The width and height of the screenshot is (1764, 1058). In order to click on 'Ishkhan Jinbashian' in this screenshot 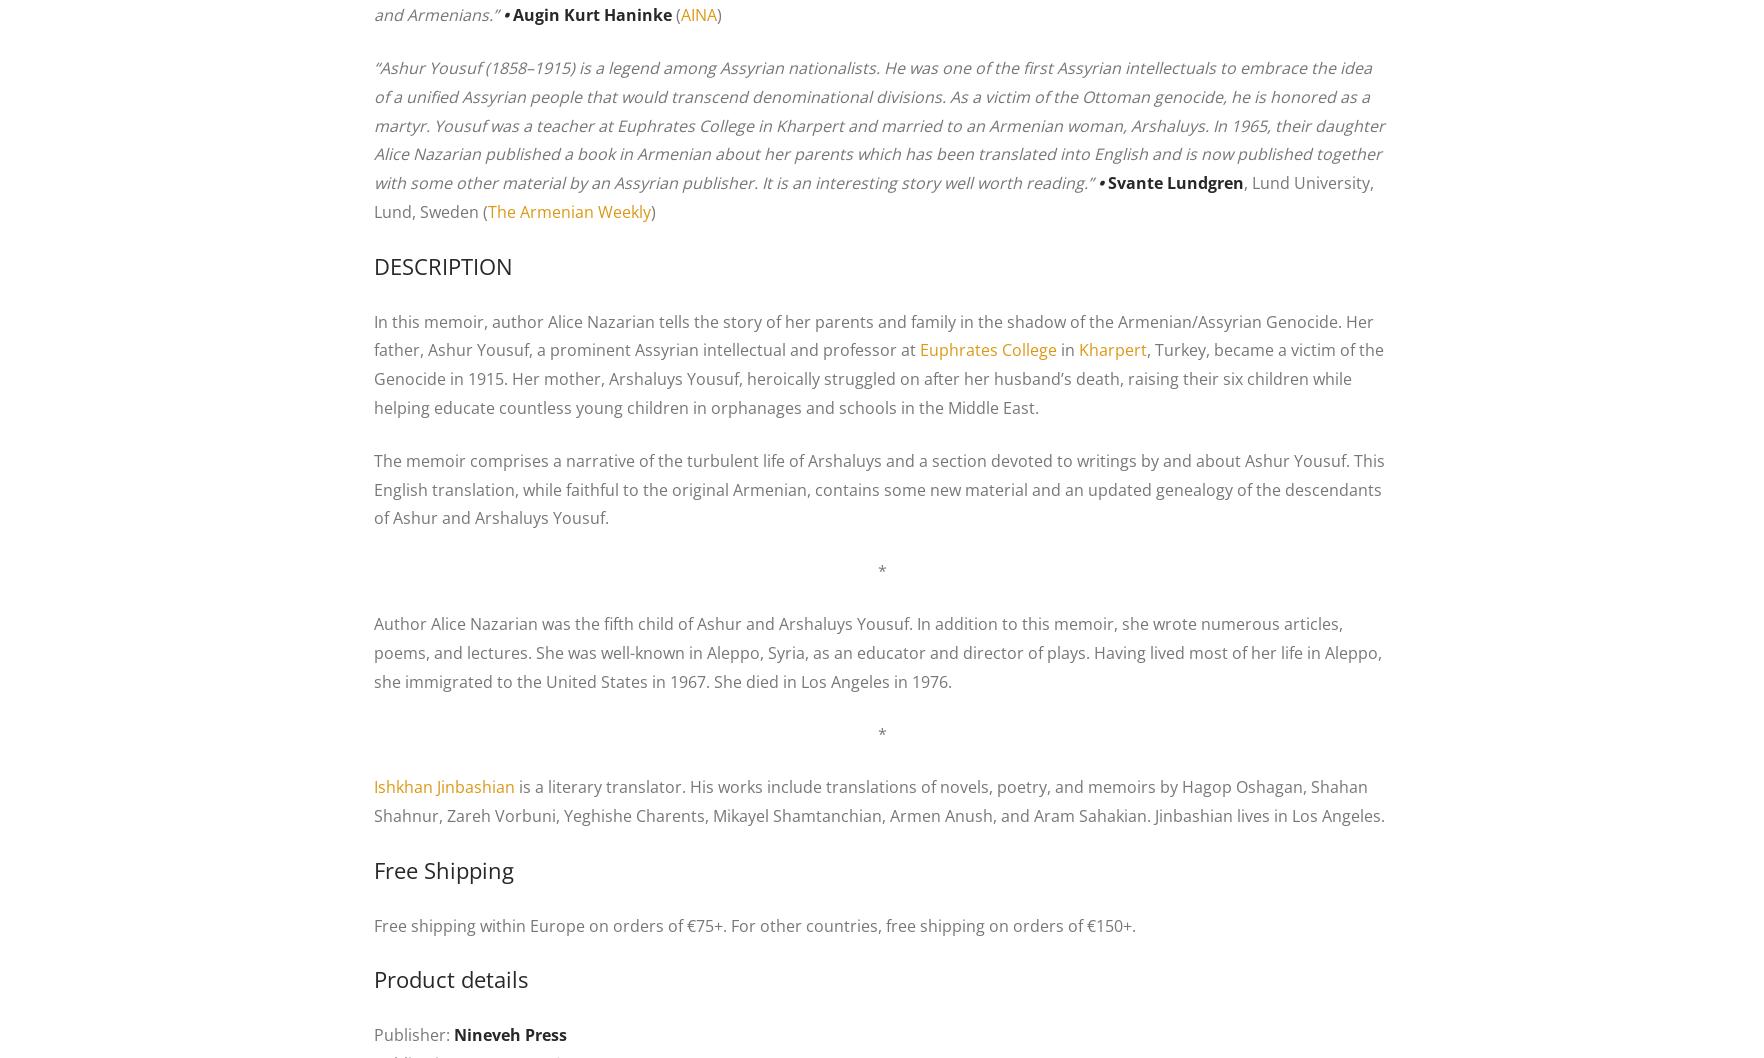, I will do `click(444, 787)`.